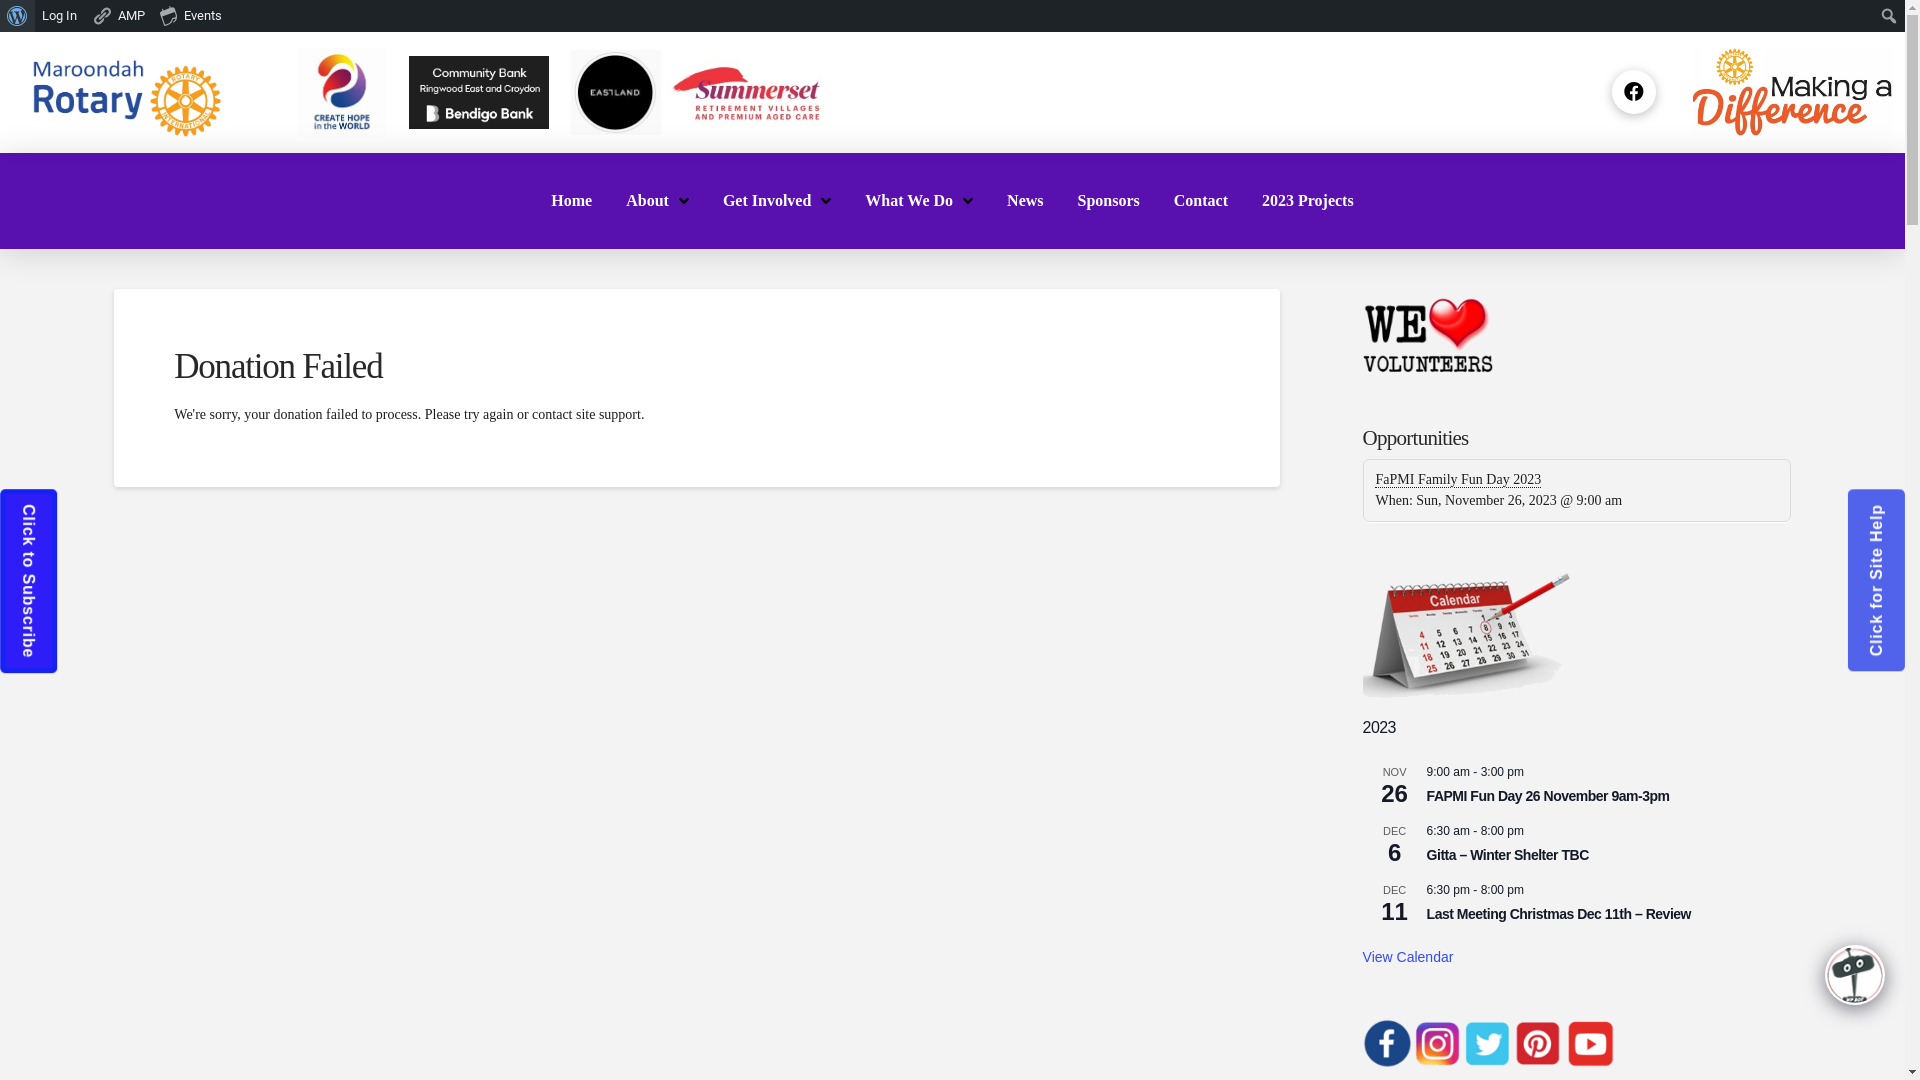  Describe the element at coordinates (1308, 200) in the screenshot. I see `'2023 Projects'` at that location.